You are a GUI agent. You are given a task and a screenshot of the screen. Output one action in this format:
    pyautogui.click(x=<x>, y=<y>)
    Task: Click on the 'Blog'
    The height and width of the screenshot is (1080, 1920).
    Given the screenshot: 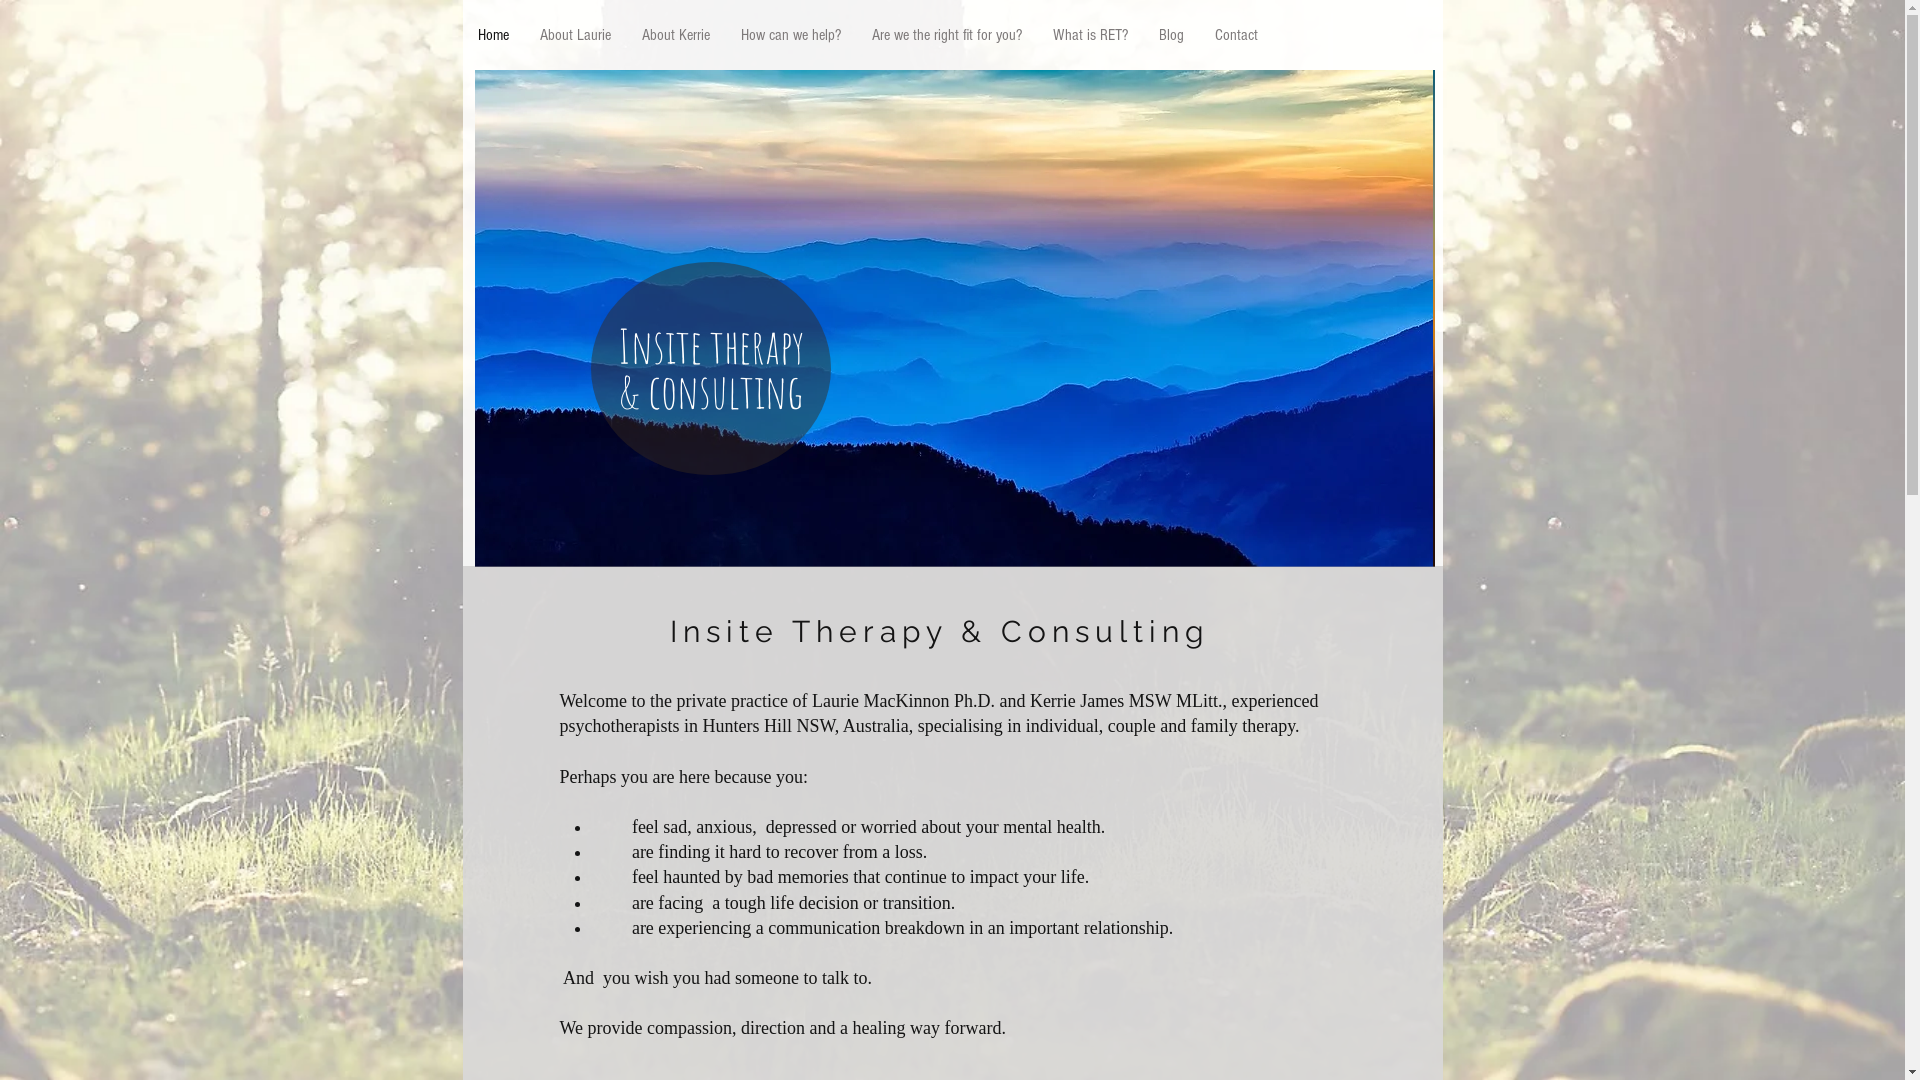 What is the action you would take?
    pyautogui.click(x=1170, y=35)
    